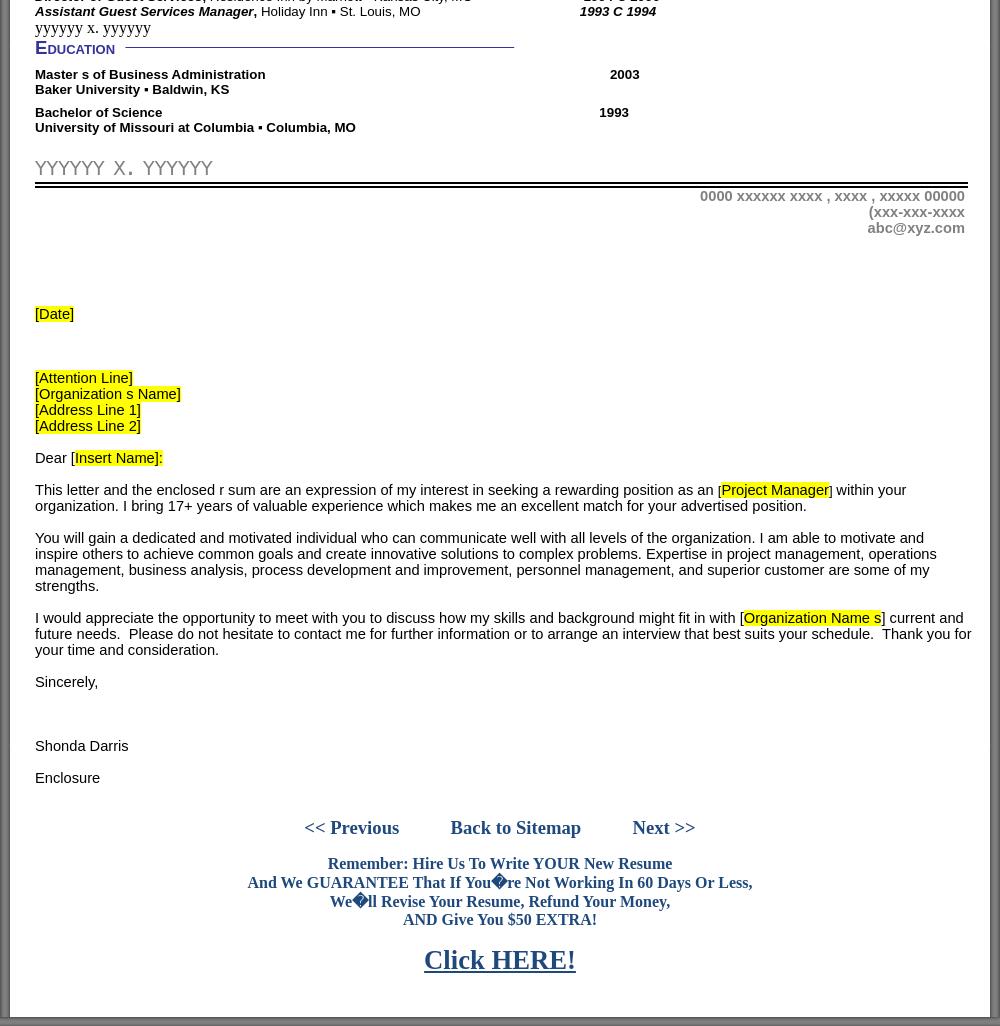 The height and width of the screenshot is (1026, 1000). Describe the element at coordinates (54, 456) in the screenshot. I see `'Dear
['` at that location.